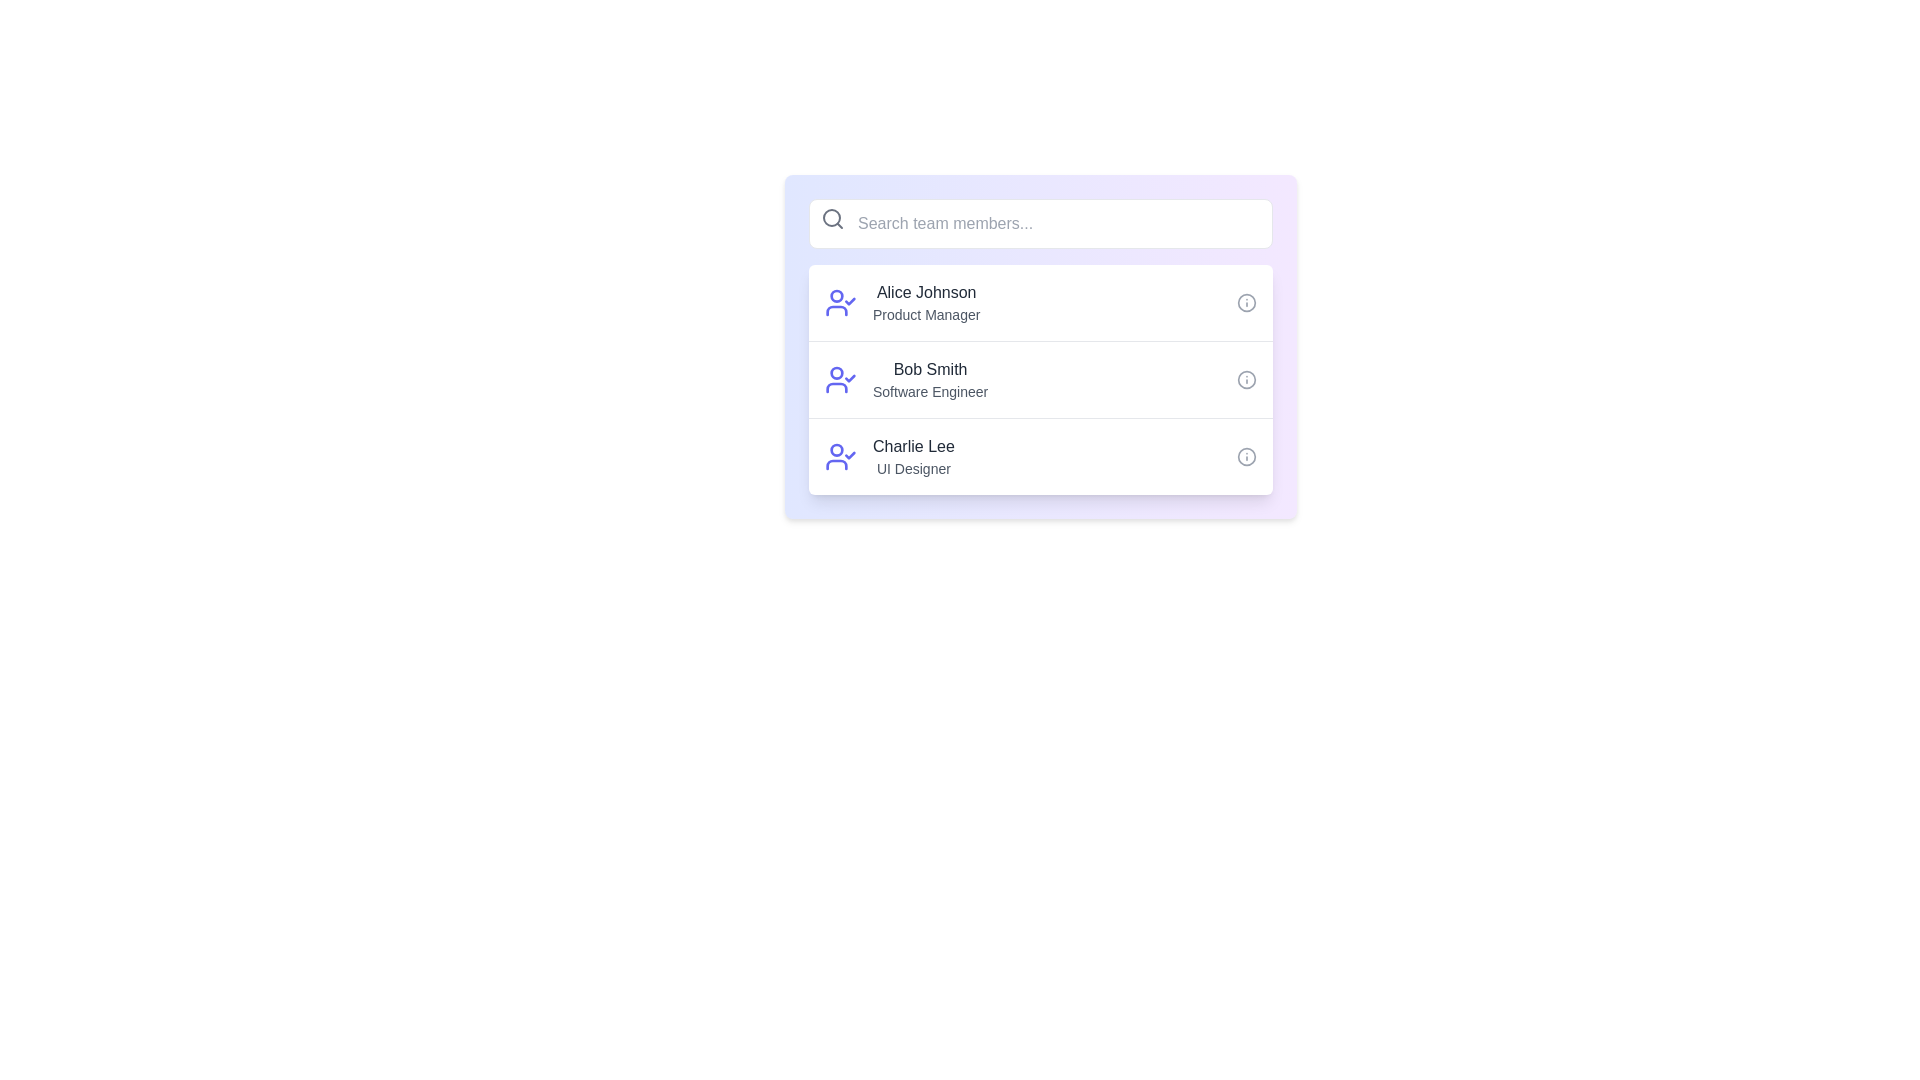 The width and height of the screenshot is (1920, 1080). What do you see at coordinates (833, 219) in the screenshot?
I see `the search icon located at the upper-left corner of the search bar, which serves as a visual cue for initiating a search functionality` at bounding box center [833, 219].